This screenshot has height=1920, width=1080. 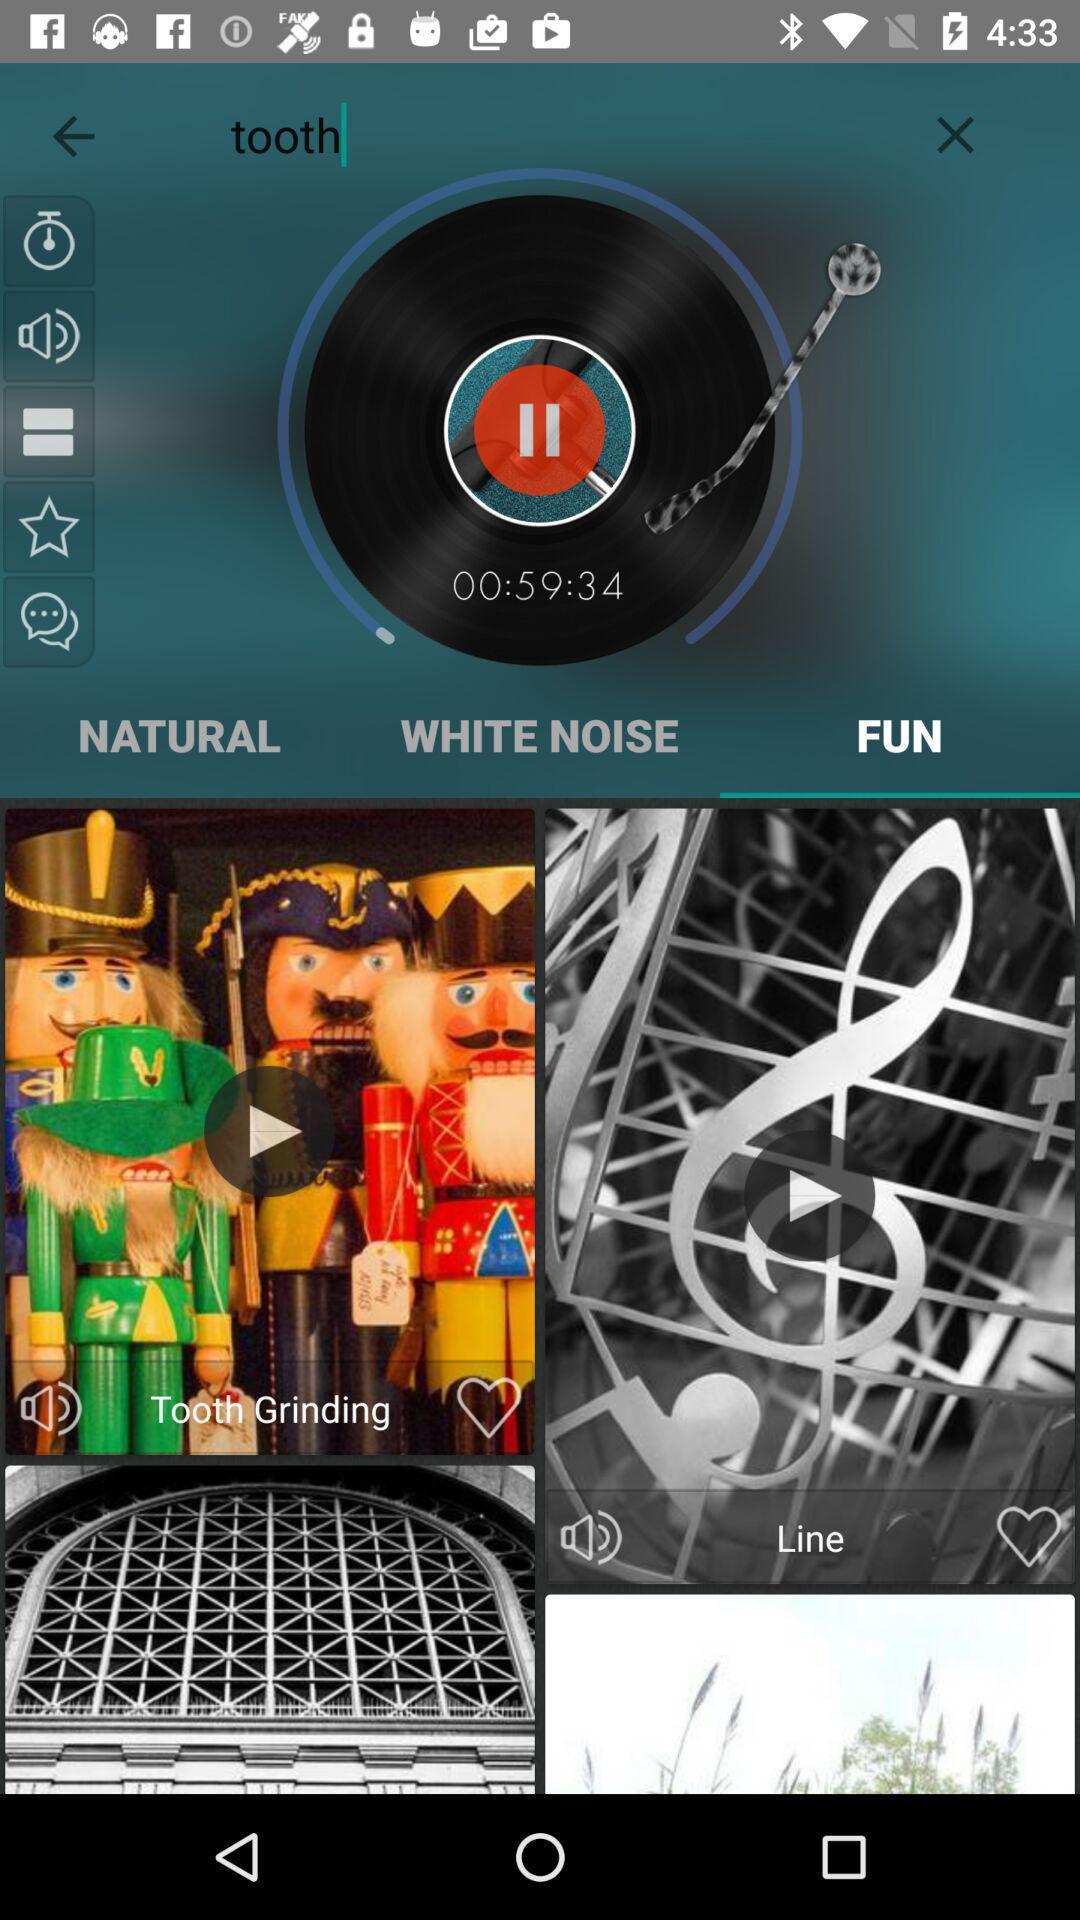 What do you see at coordinates (489, 1407) in the screenshot?
I see `love post button` at bounding box center [489, 1407].